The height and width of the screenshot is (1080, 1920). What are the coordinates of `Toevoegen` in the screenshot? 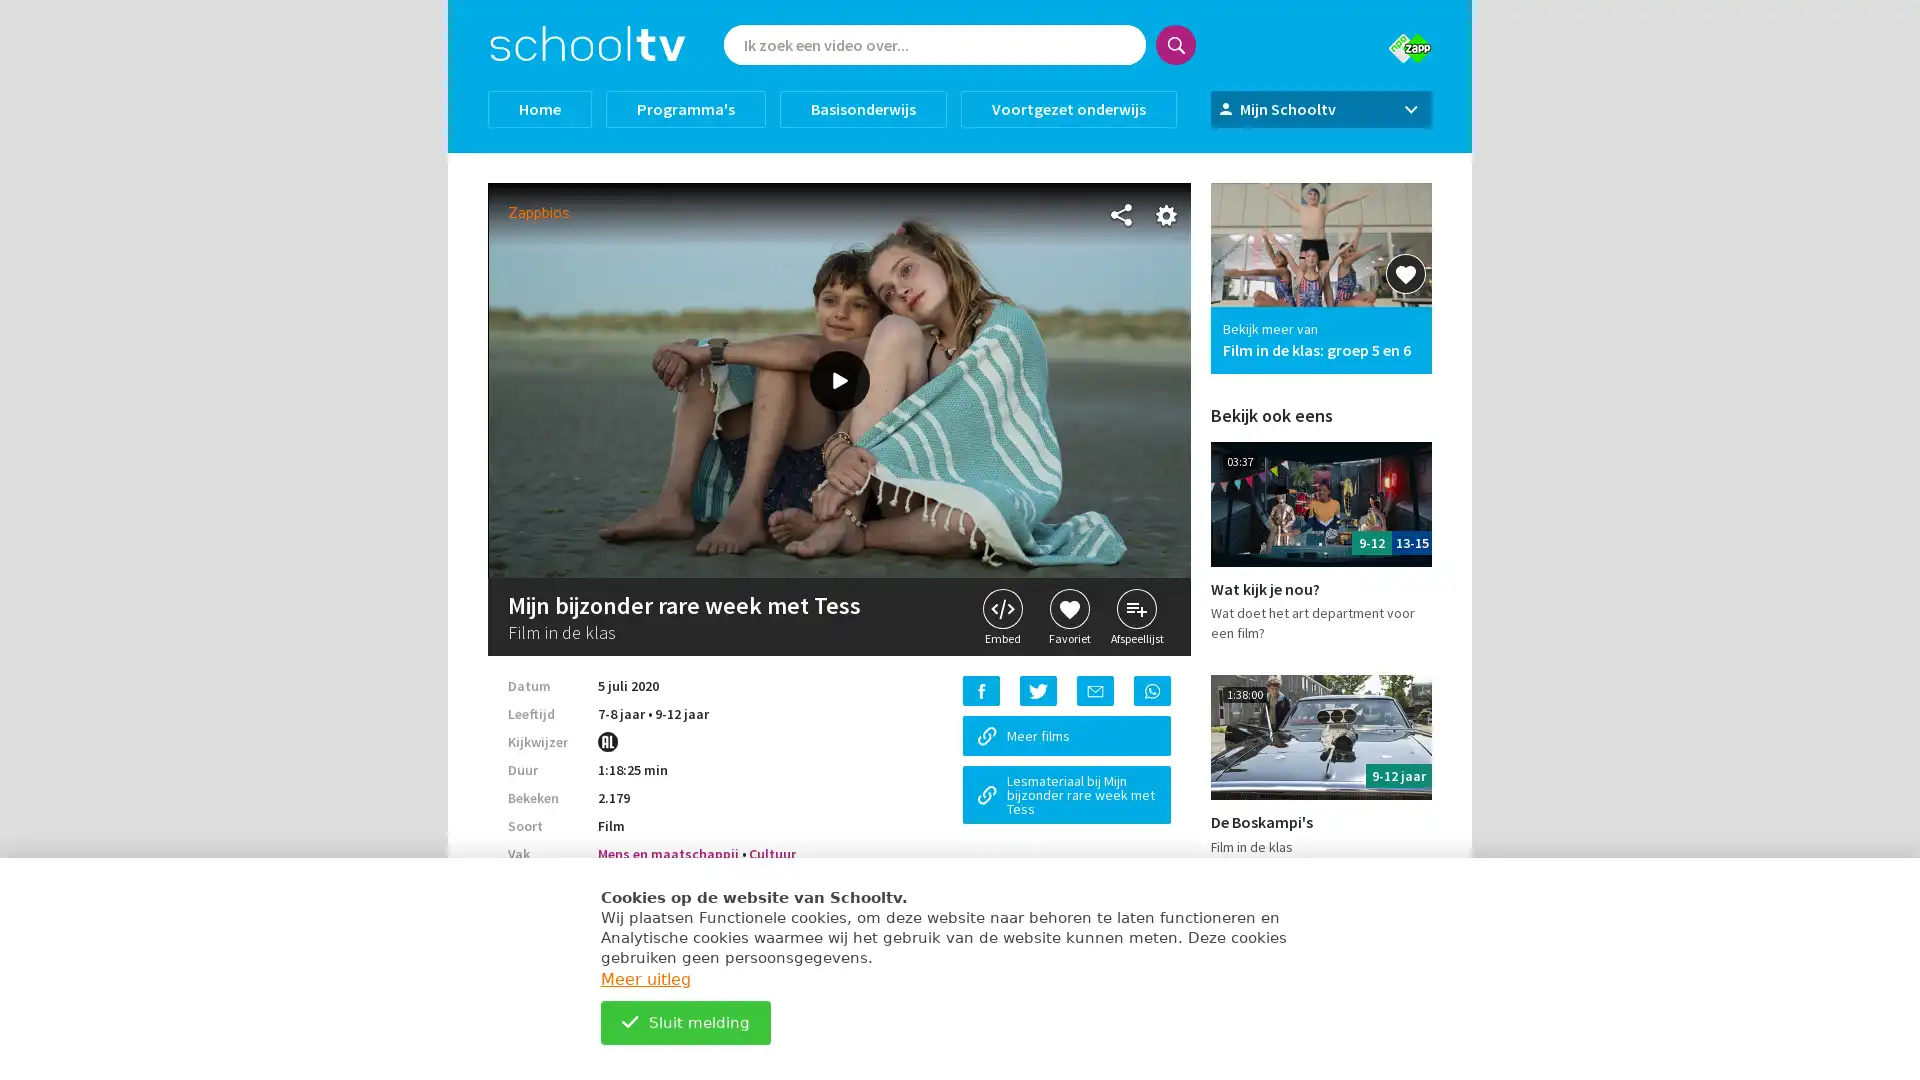 It's located at (960, 369).